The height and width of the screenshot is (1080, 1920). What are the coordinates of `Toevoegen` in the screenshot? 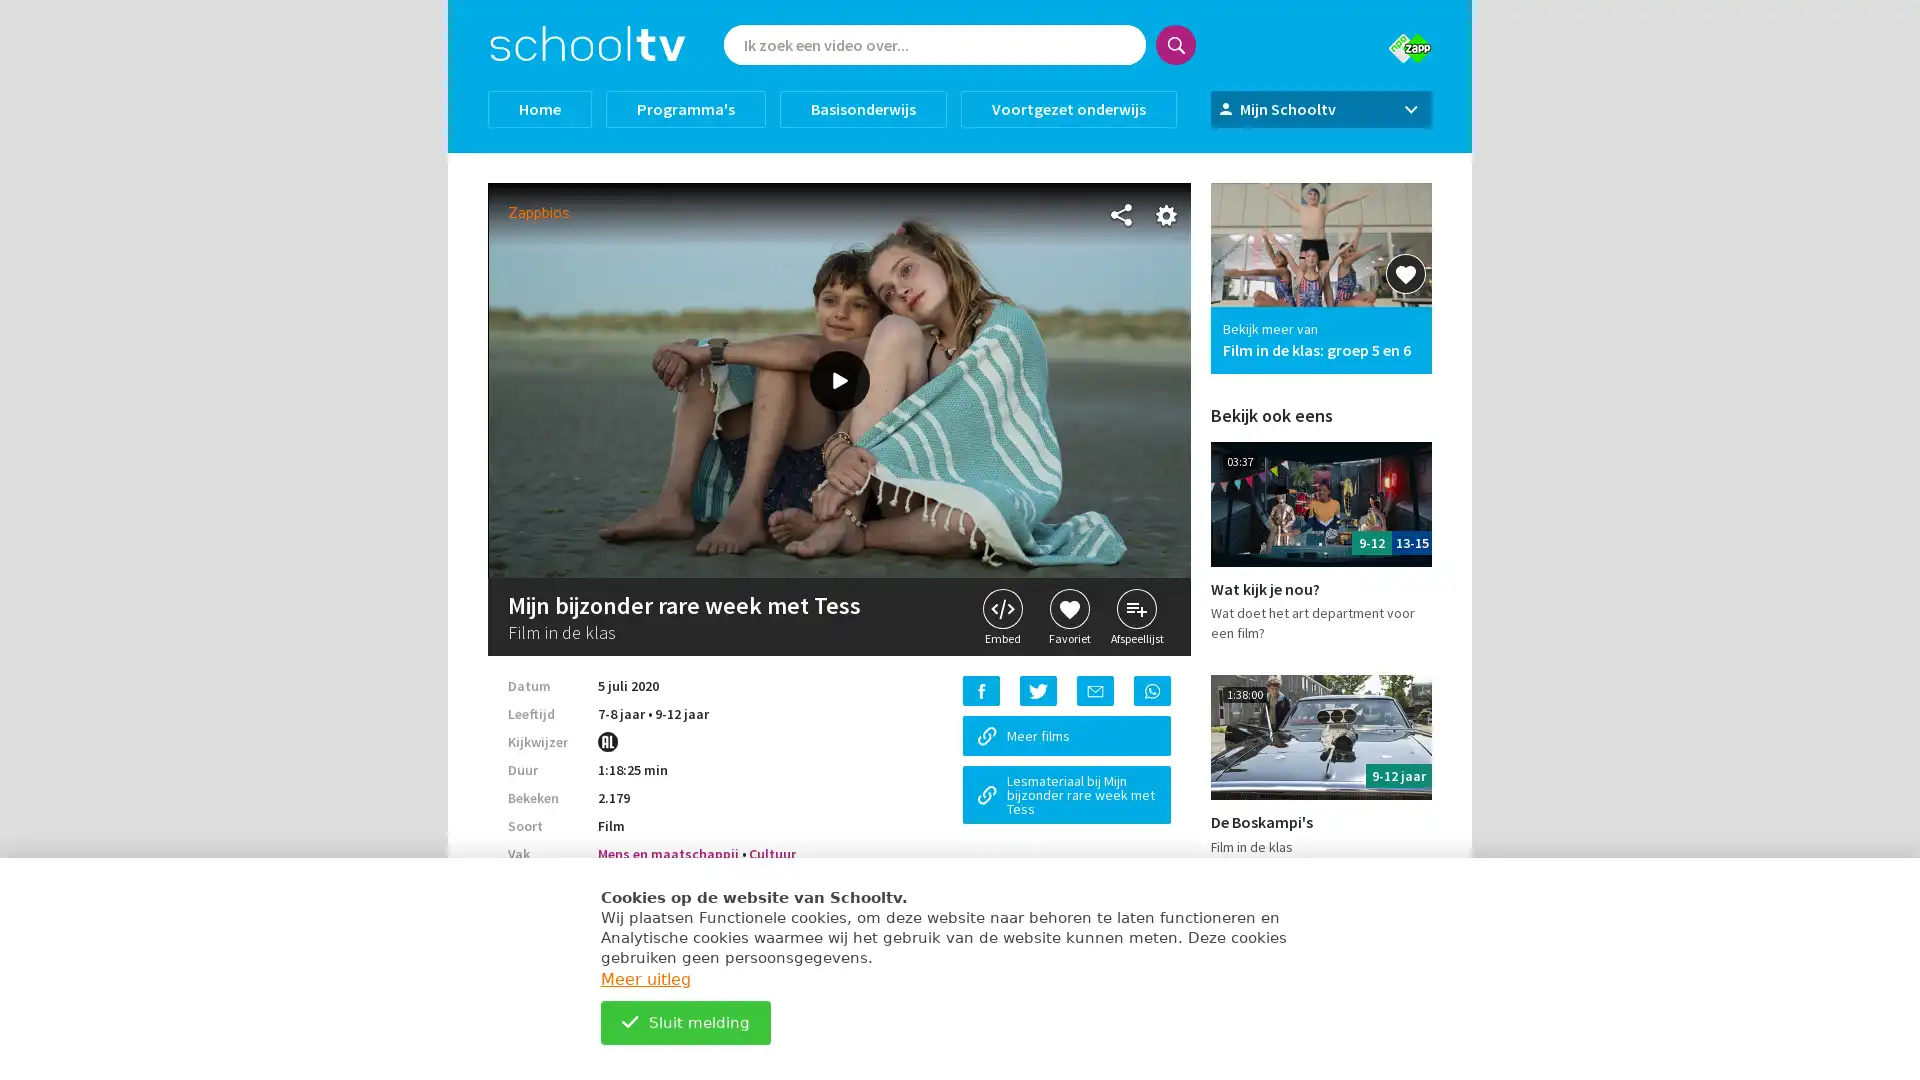 It's located at (960, 369).